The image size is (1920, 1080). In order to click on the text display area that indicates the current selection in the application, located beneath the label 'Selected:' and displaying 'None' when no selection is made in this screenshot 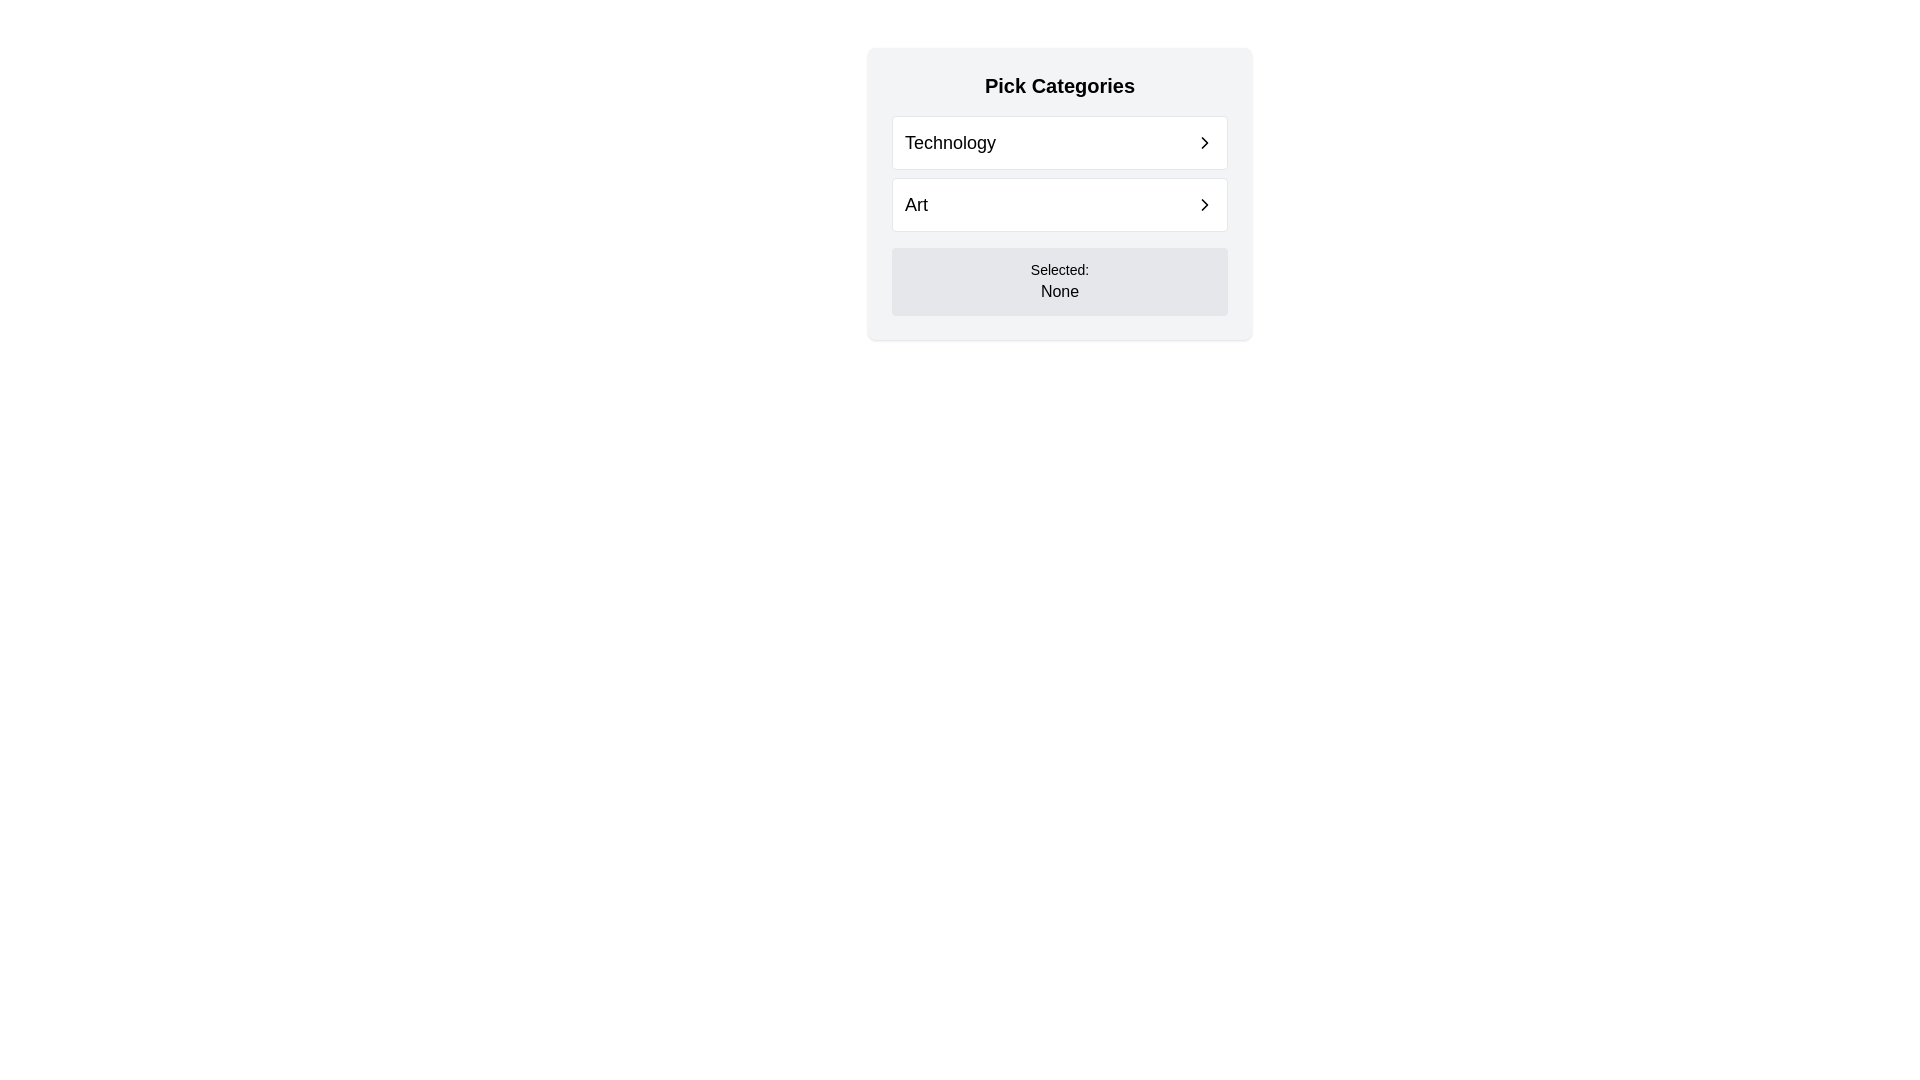, I will do `click(1059, 292)`.